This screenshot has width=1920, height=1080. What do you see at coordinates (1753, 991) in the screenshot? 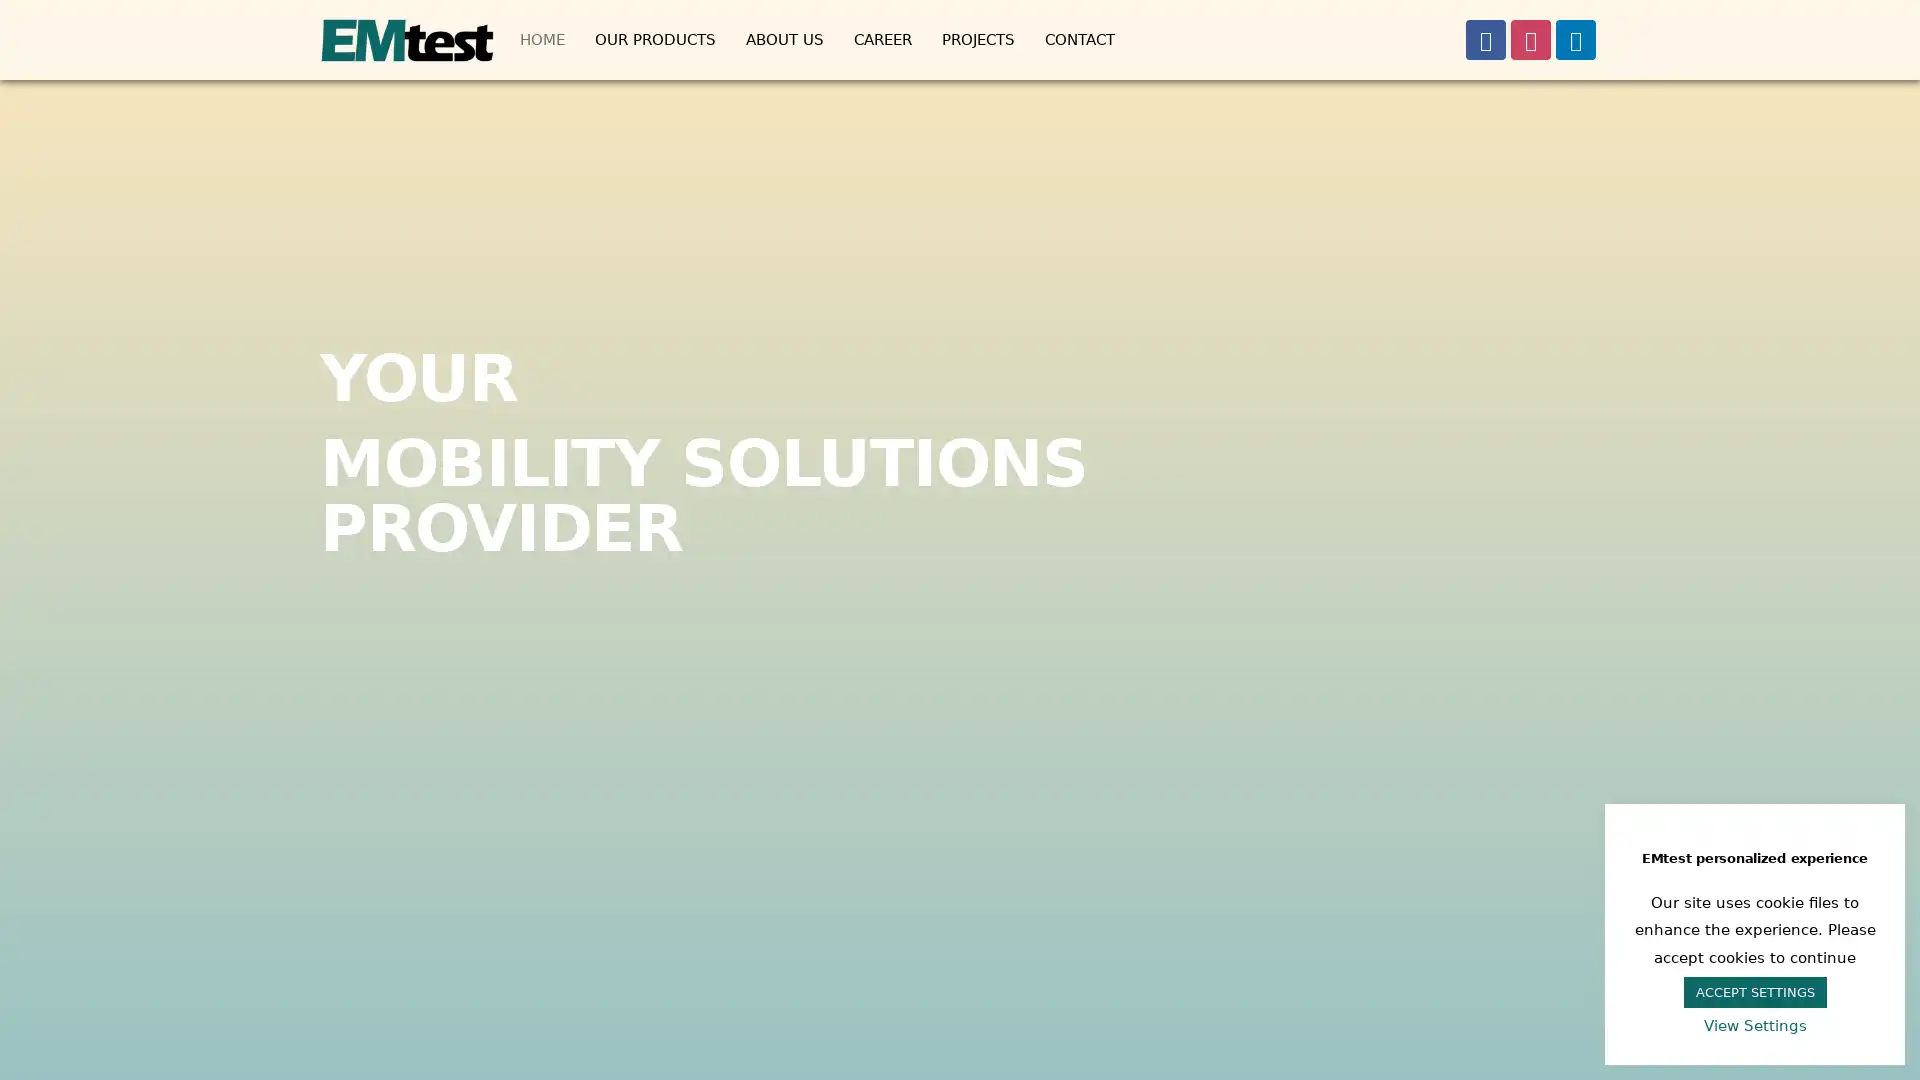
I see `ACCEPT SETTINGS` at bounding box center [1753, 991].